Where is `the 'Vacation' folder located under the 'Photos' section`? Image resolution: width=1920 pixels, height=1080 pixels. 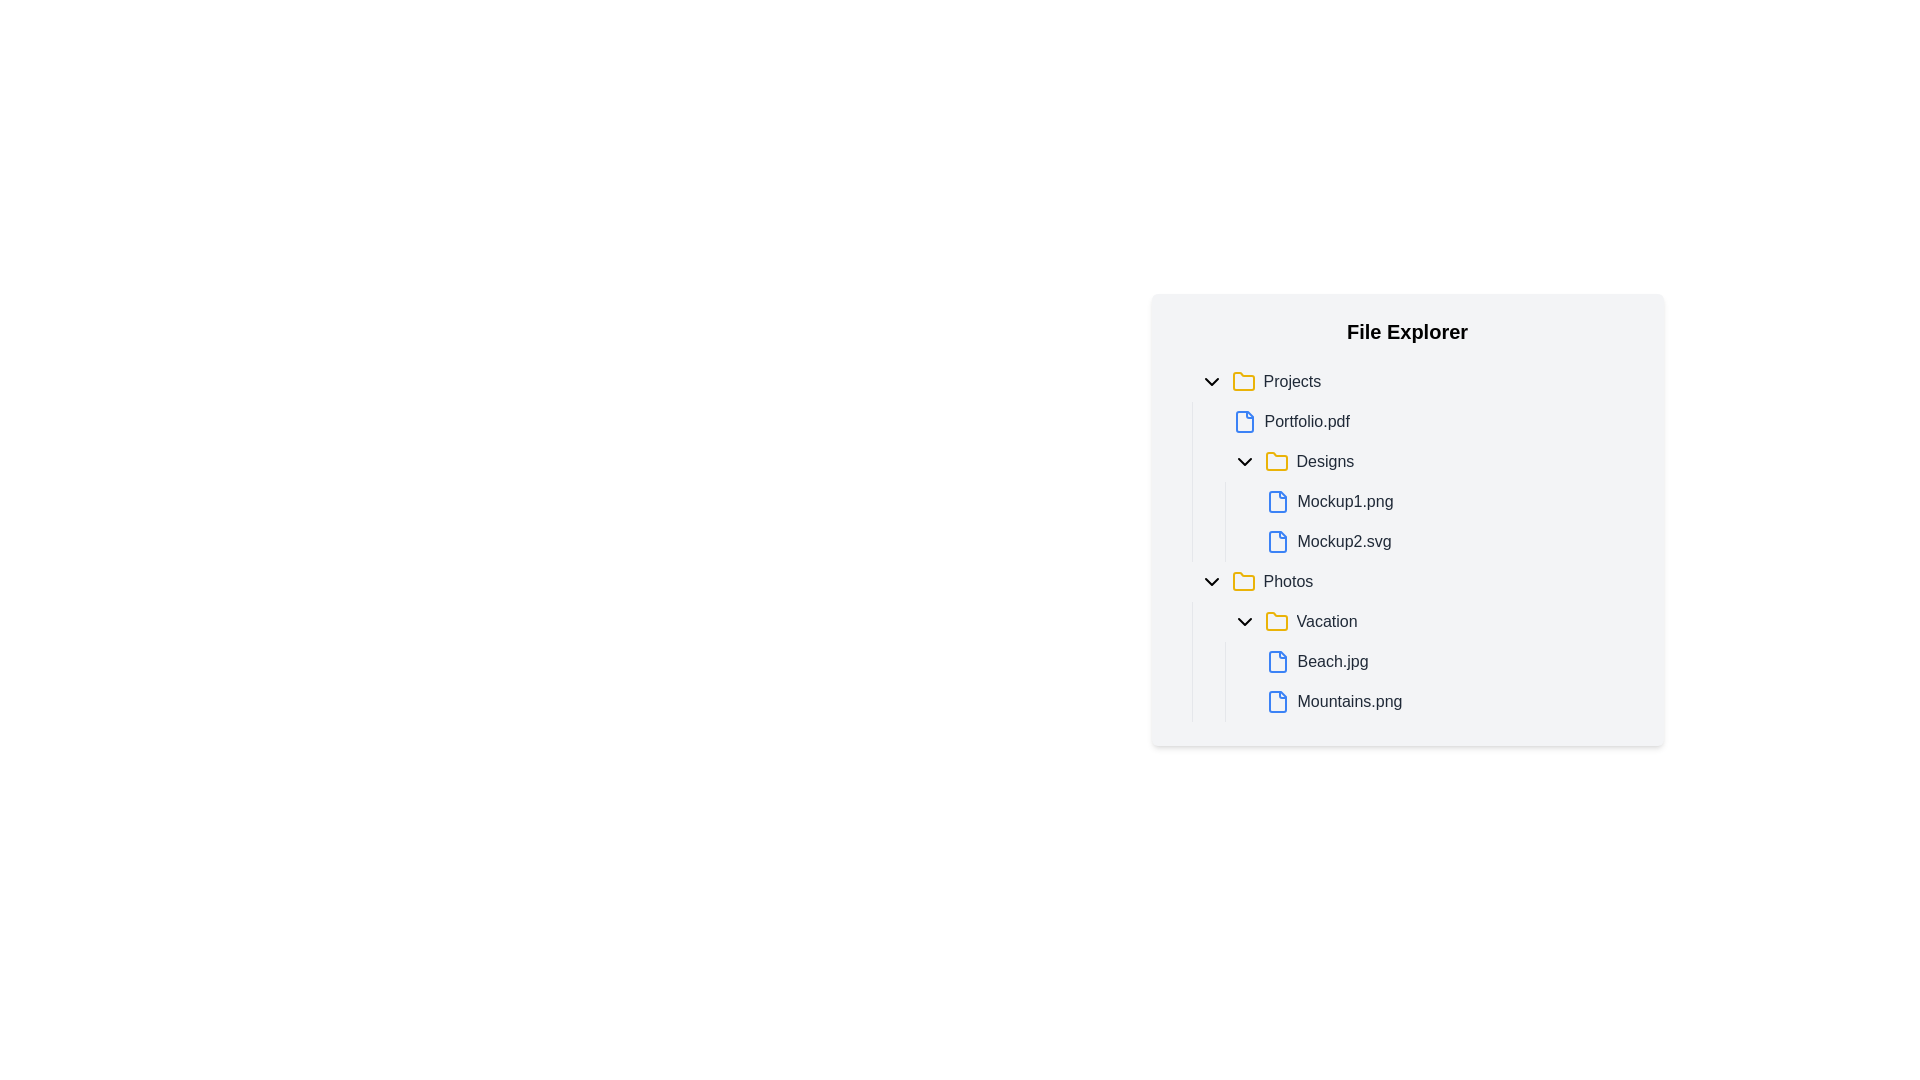 the 'Vacation' folder located under the 'Photos' section is located at coordinates (1430, 620).